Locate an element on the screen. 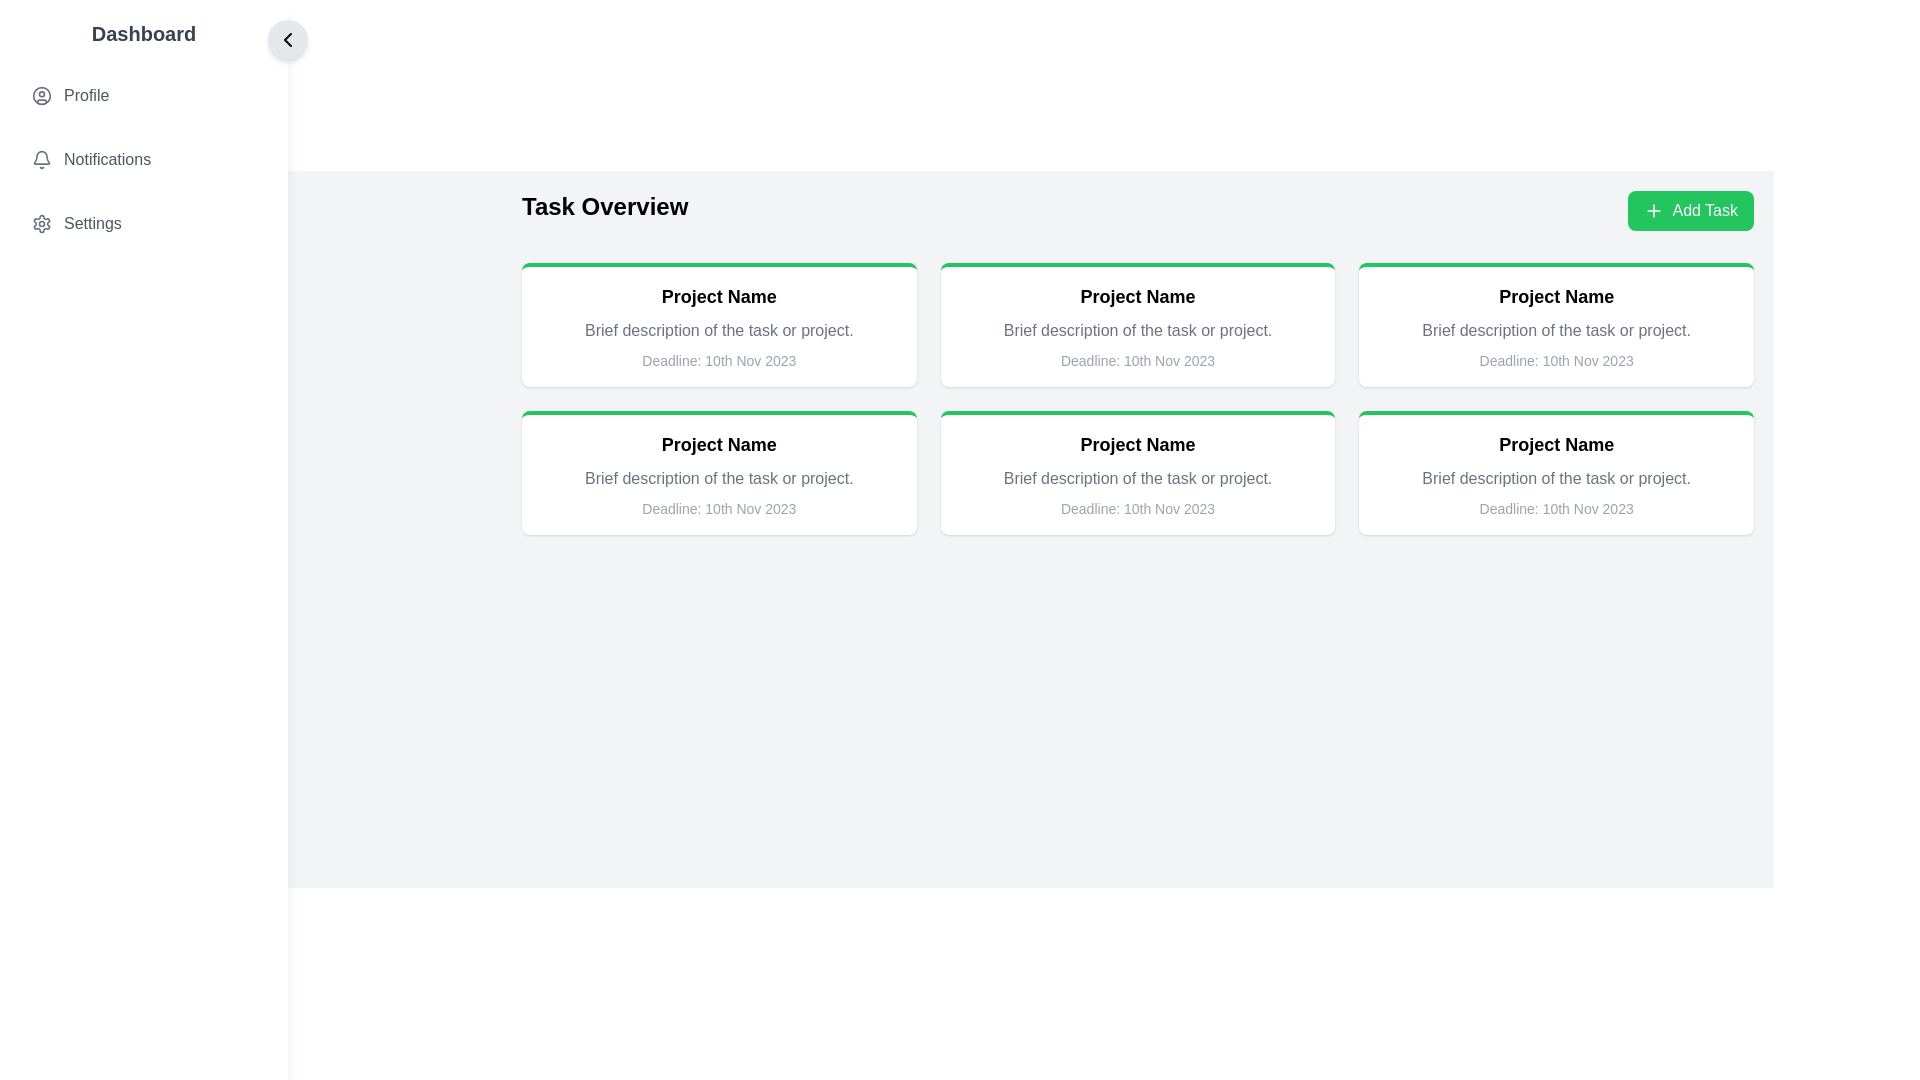  the text label displaying 'Deadline: 10th Nov 2023', which is styled in a smaller gray font and located at the bottom of the fourth card in a two-by-two grid layout is located at coordinates (1555, 508).